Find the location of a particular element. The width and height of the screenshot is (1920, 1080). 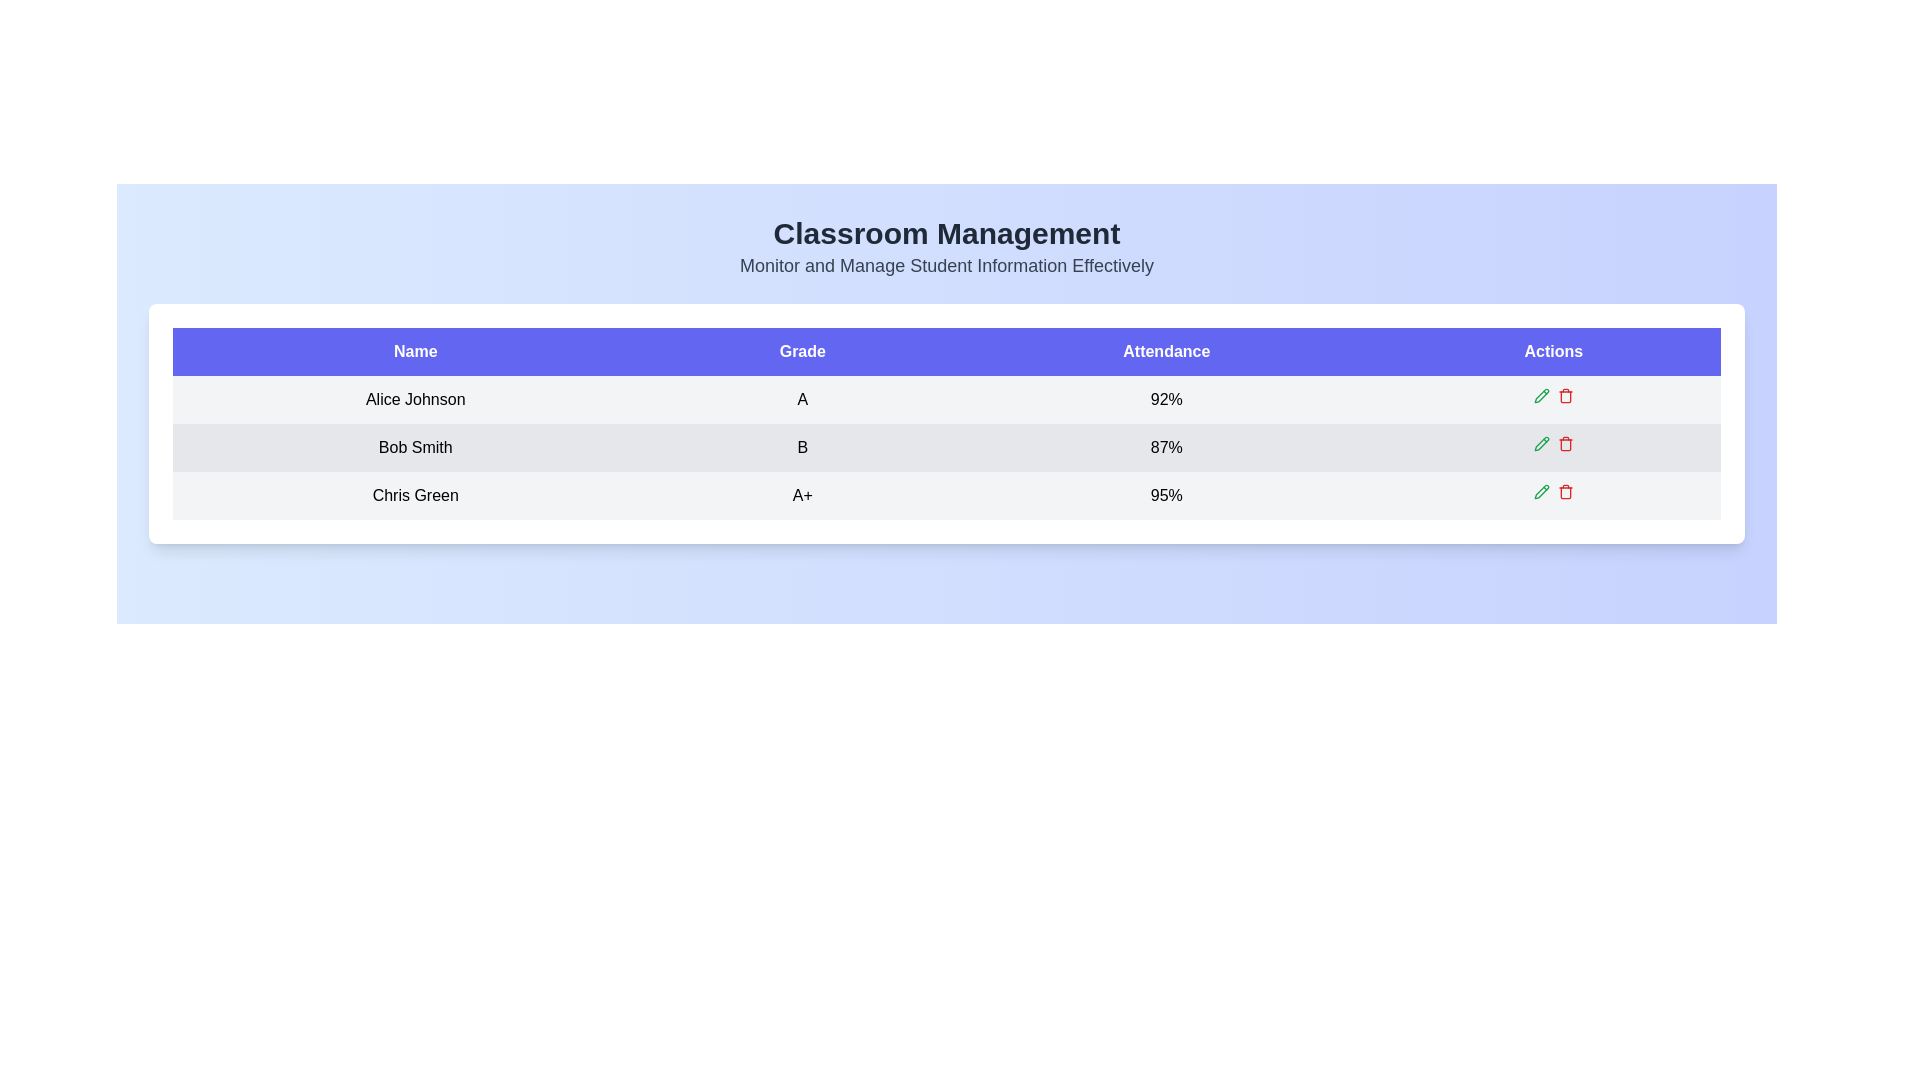

the edit button in the 'Actions' column for the student Bob Smith to initiate editing is located at coordinates (1540, 442).